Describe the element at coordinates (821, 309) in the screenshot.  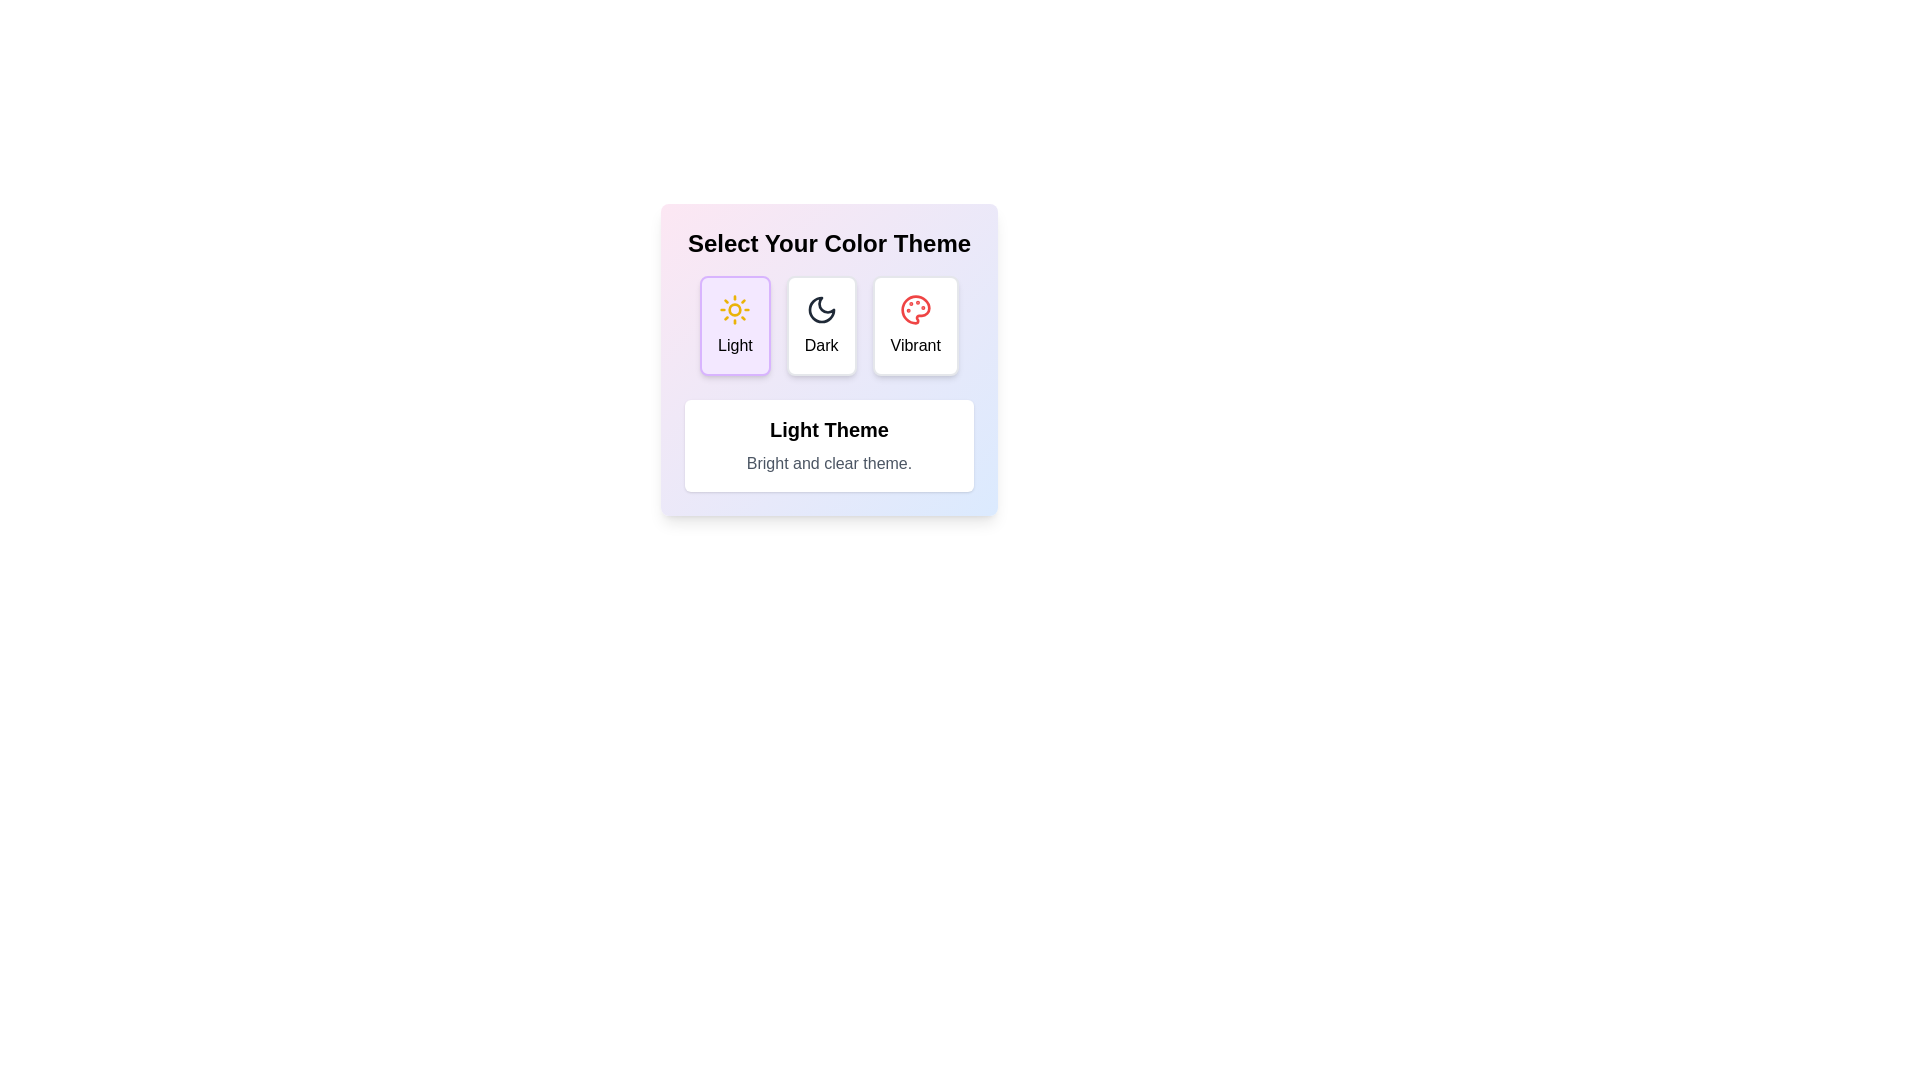
I see `the dark gray moon icon located in the center of the 'Dark' theme card` at that location.